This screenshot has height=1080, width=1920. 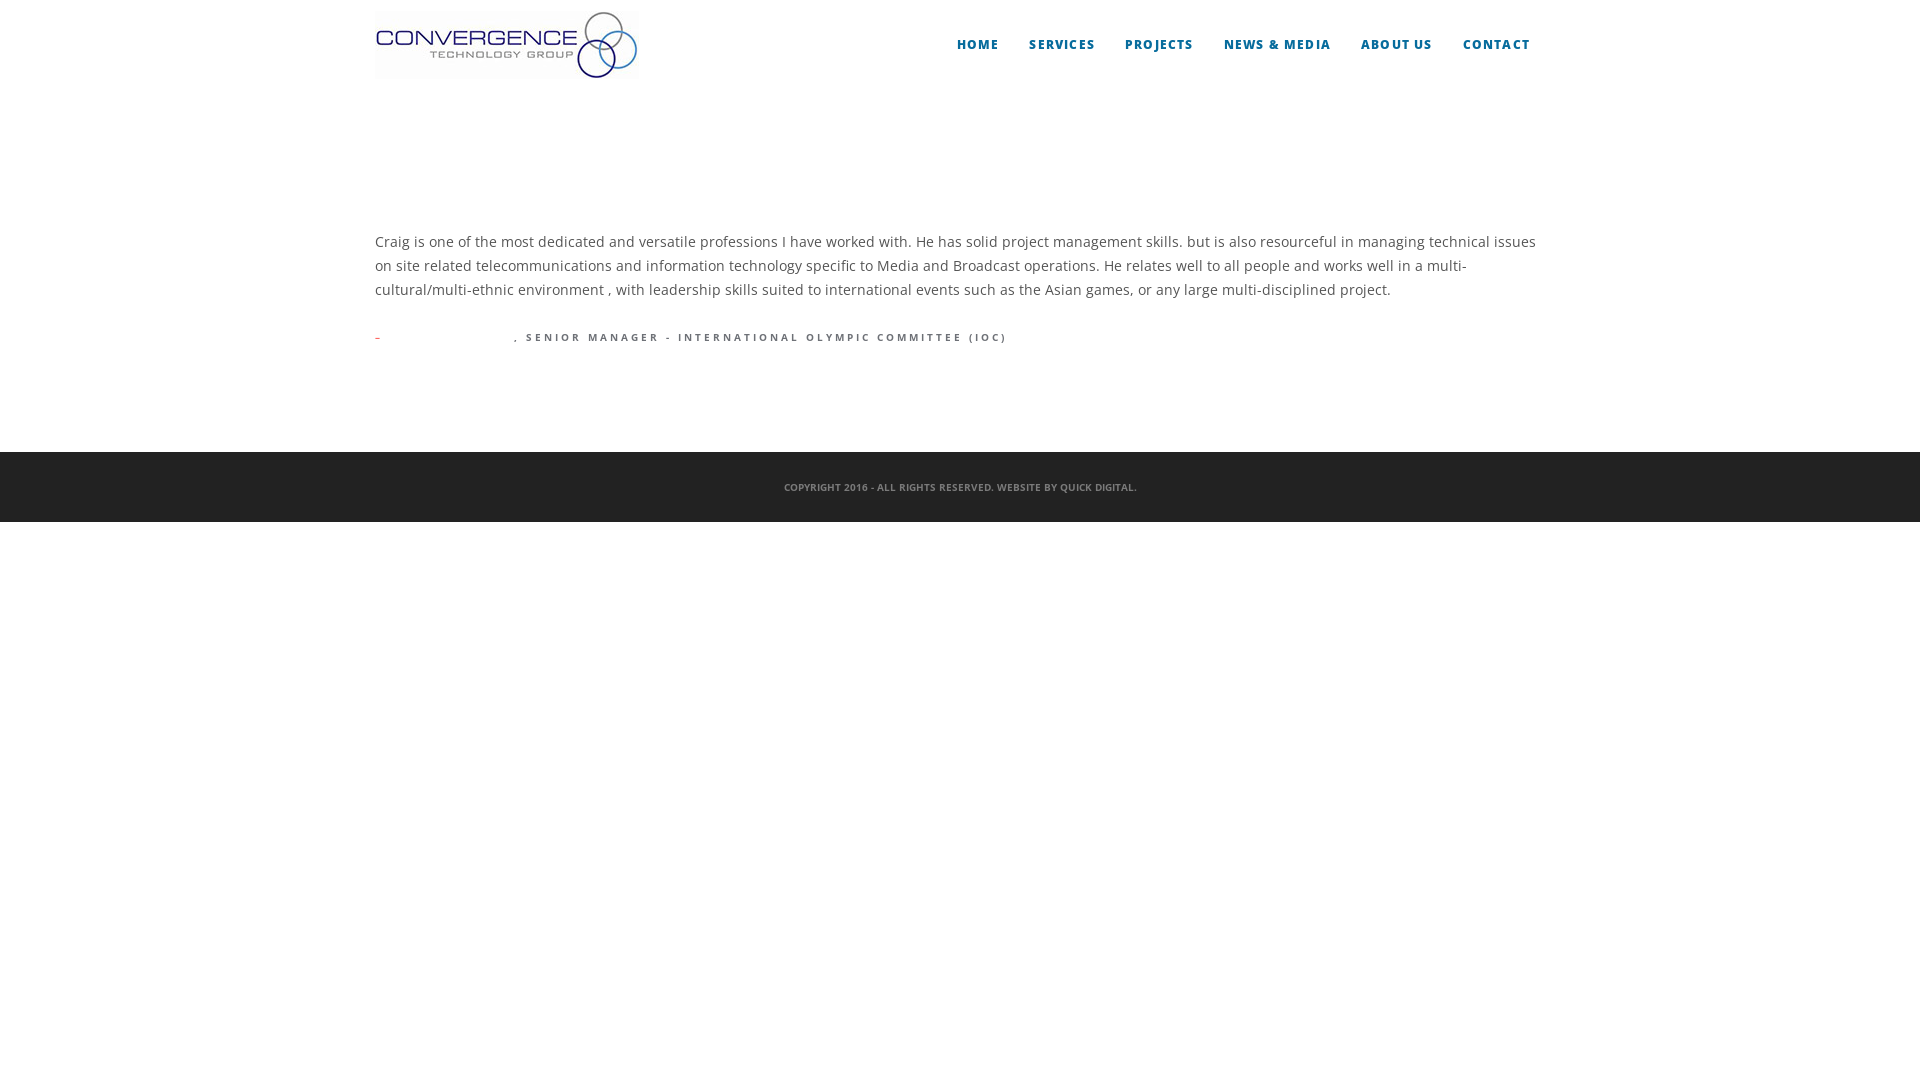 I want to click on 'PROJECTS', so click(x=1124, y=45).